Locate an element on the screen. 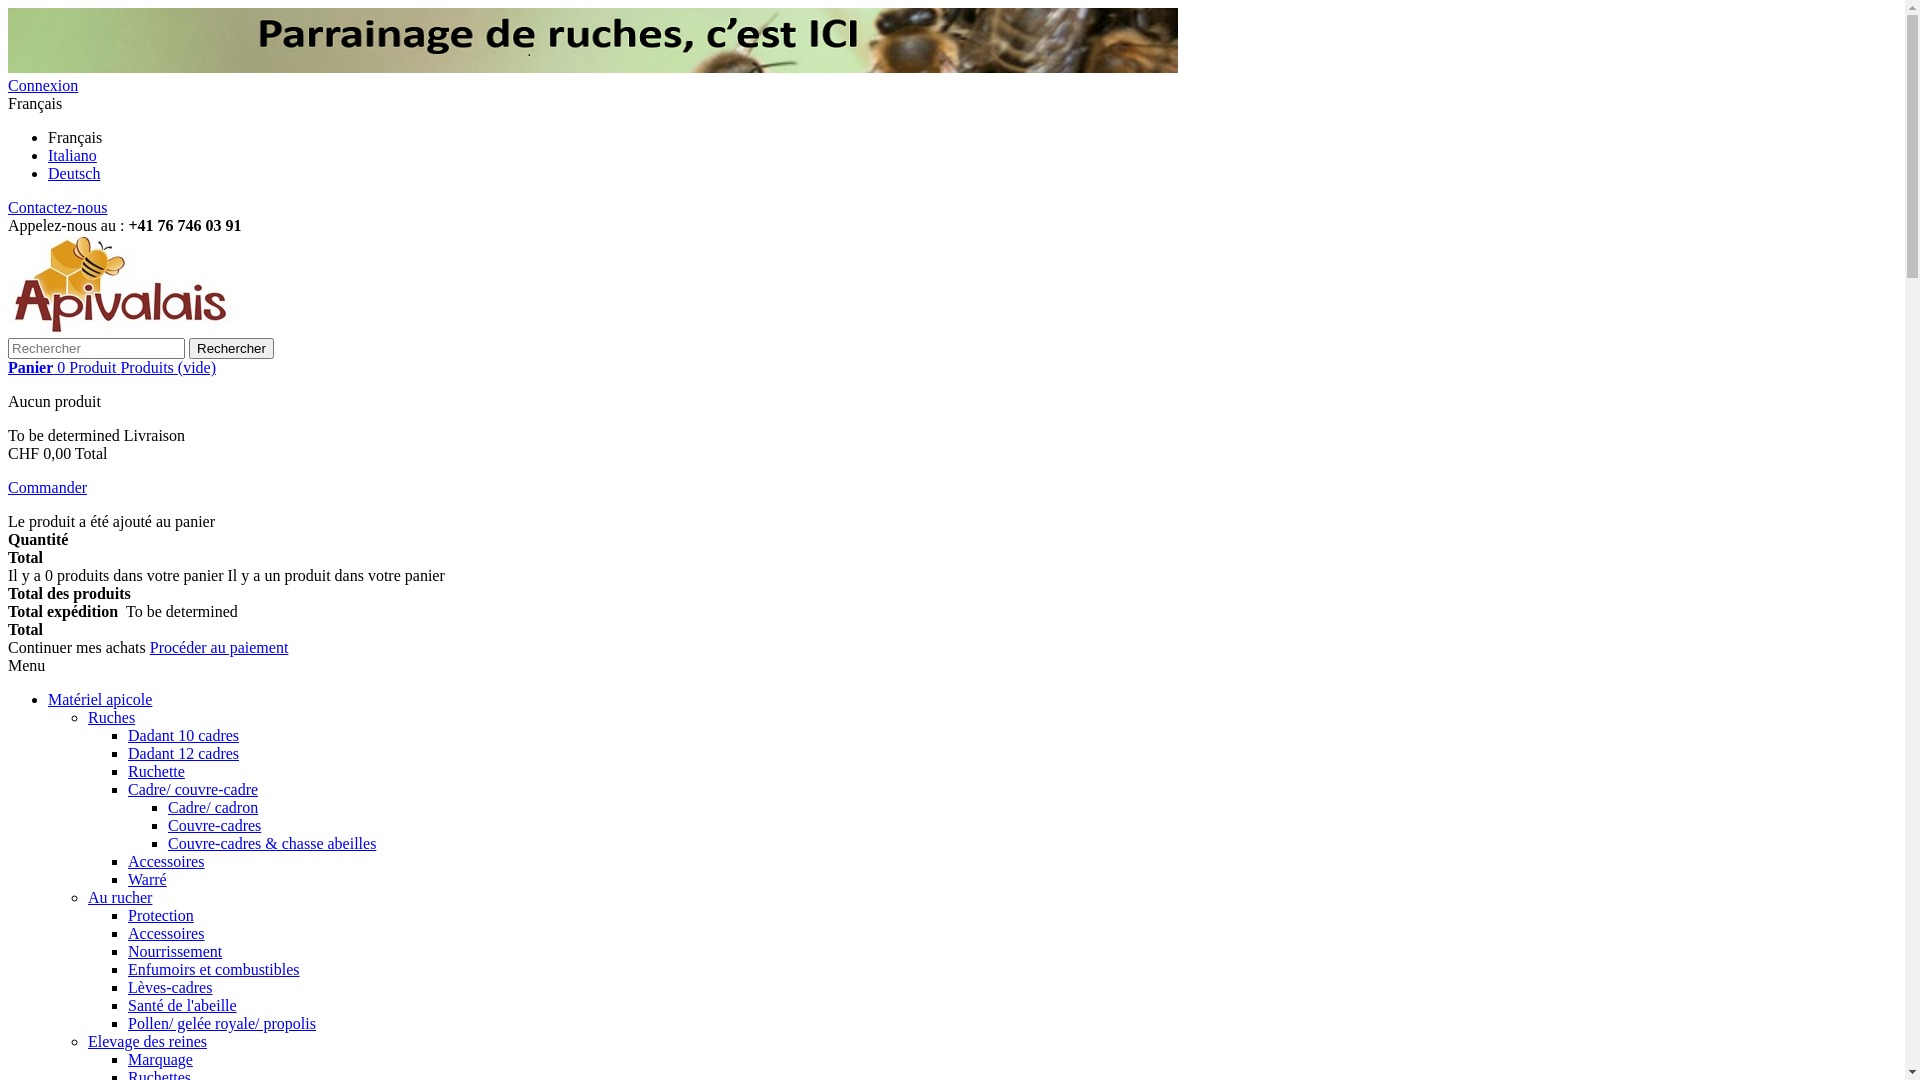  'Connexion' is located at coordinates (43, 84).